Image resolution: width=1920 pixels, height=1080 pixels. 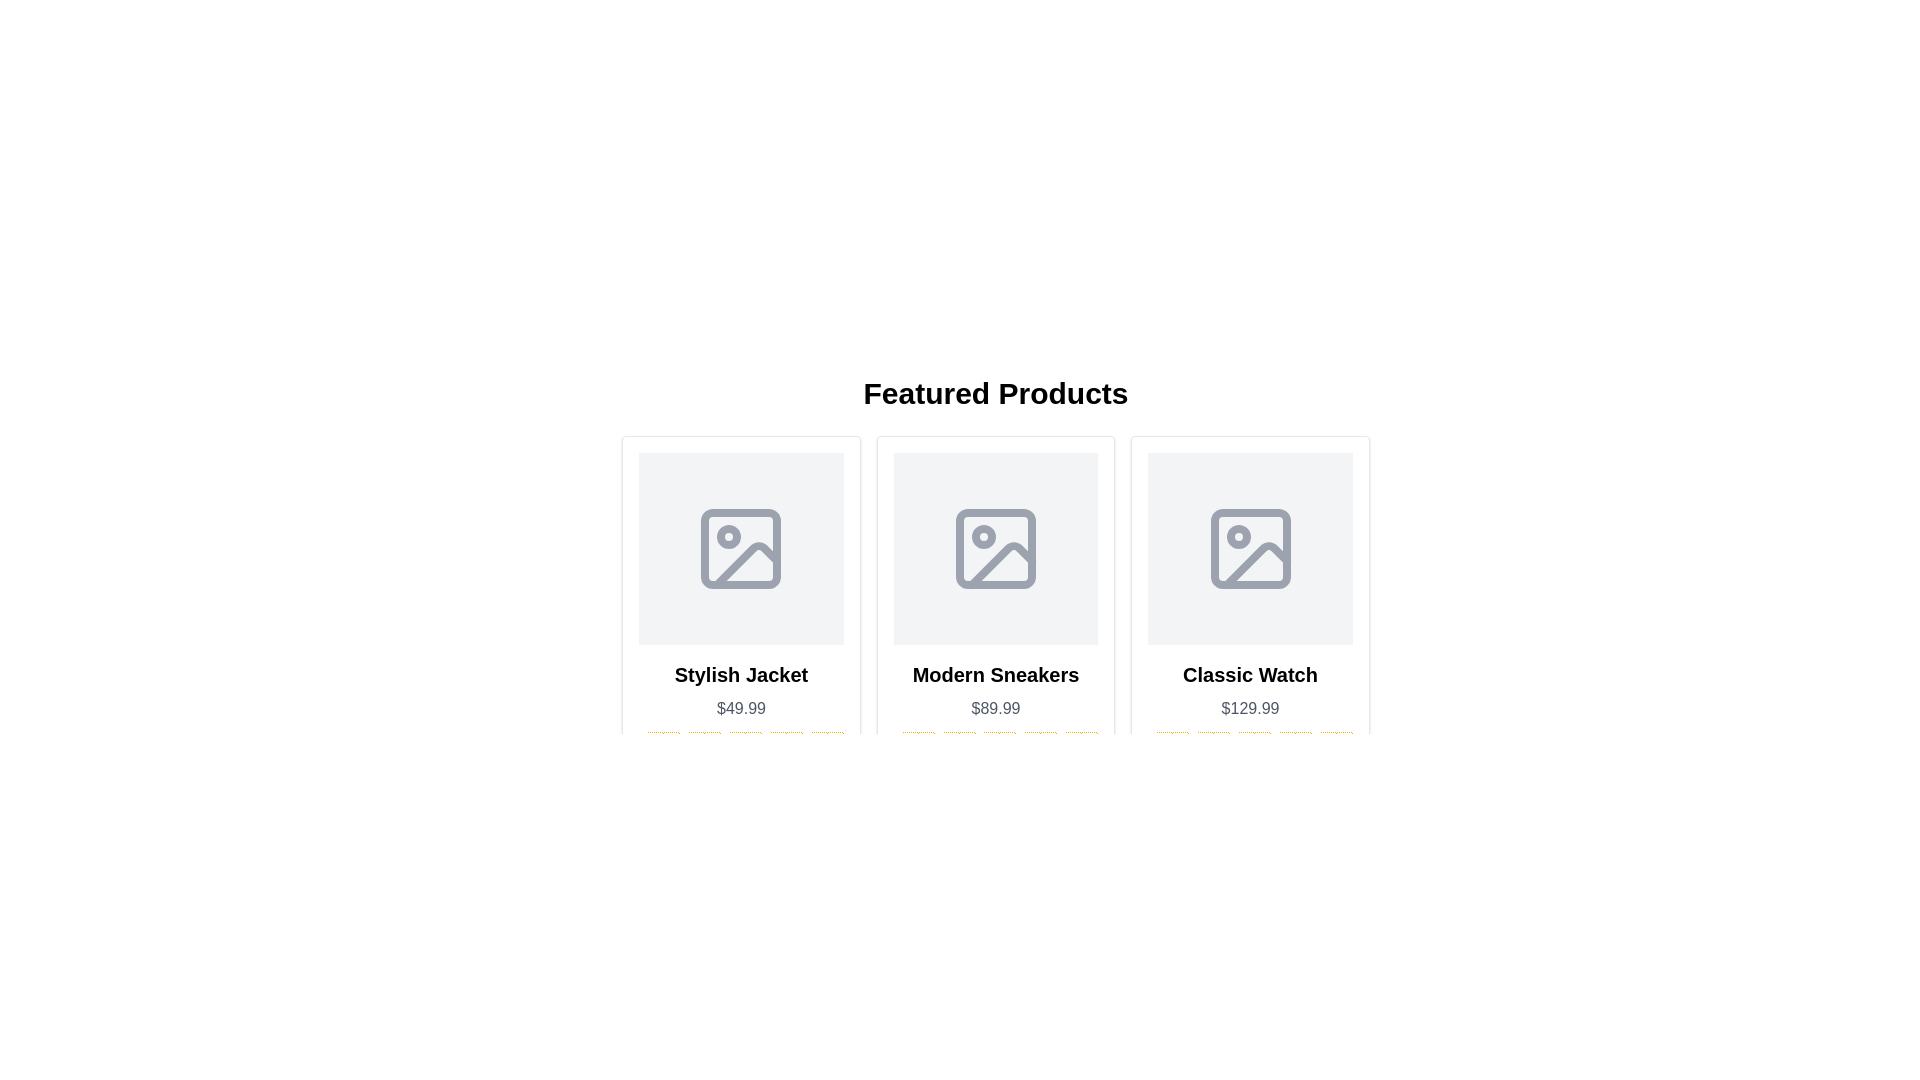 What do you see at coordinates (1249, 626) in the screenshot?
I see `price and rating displayed on the 'Classic Watch' product card, located in the rightmost column of the grid below the 'Featured Products' heading` at bounding box center [1249, 626].